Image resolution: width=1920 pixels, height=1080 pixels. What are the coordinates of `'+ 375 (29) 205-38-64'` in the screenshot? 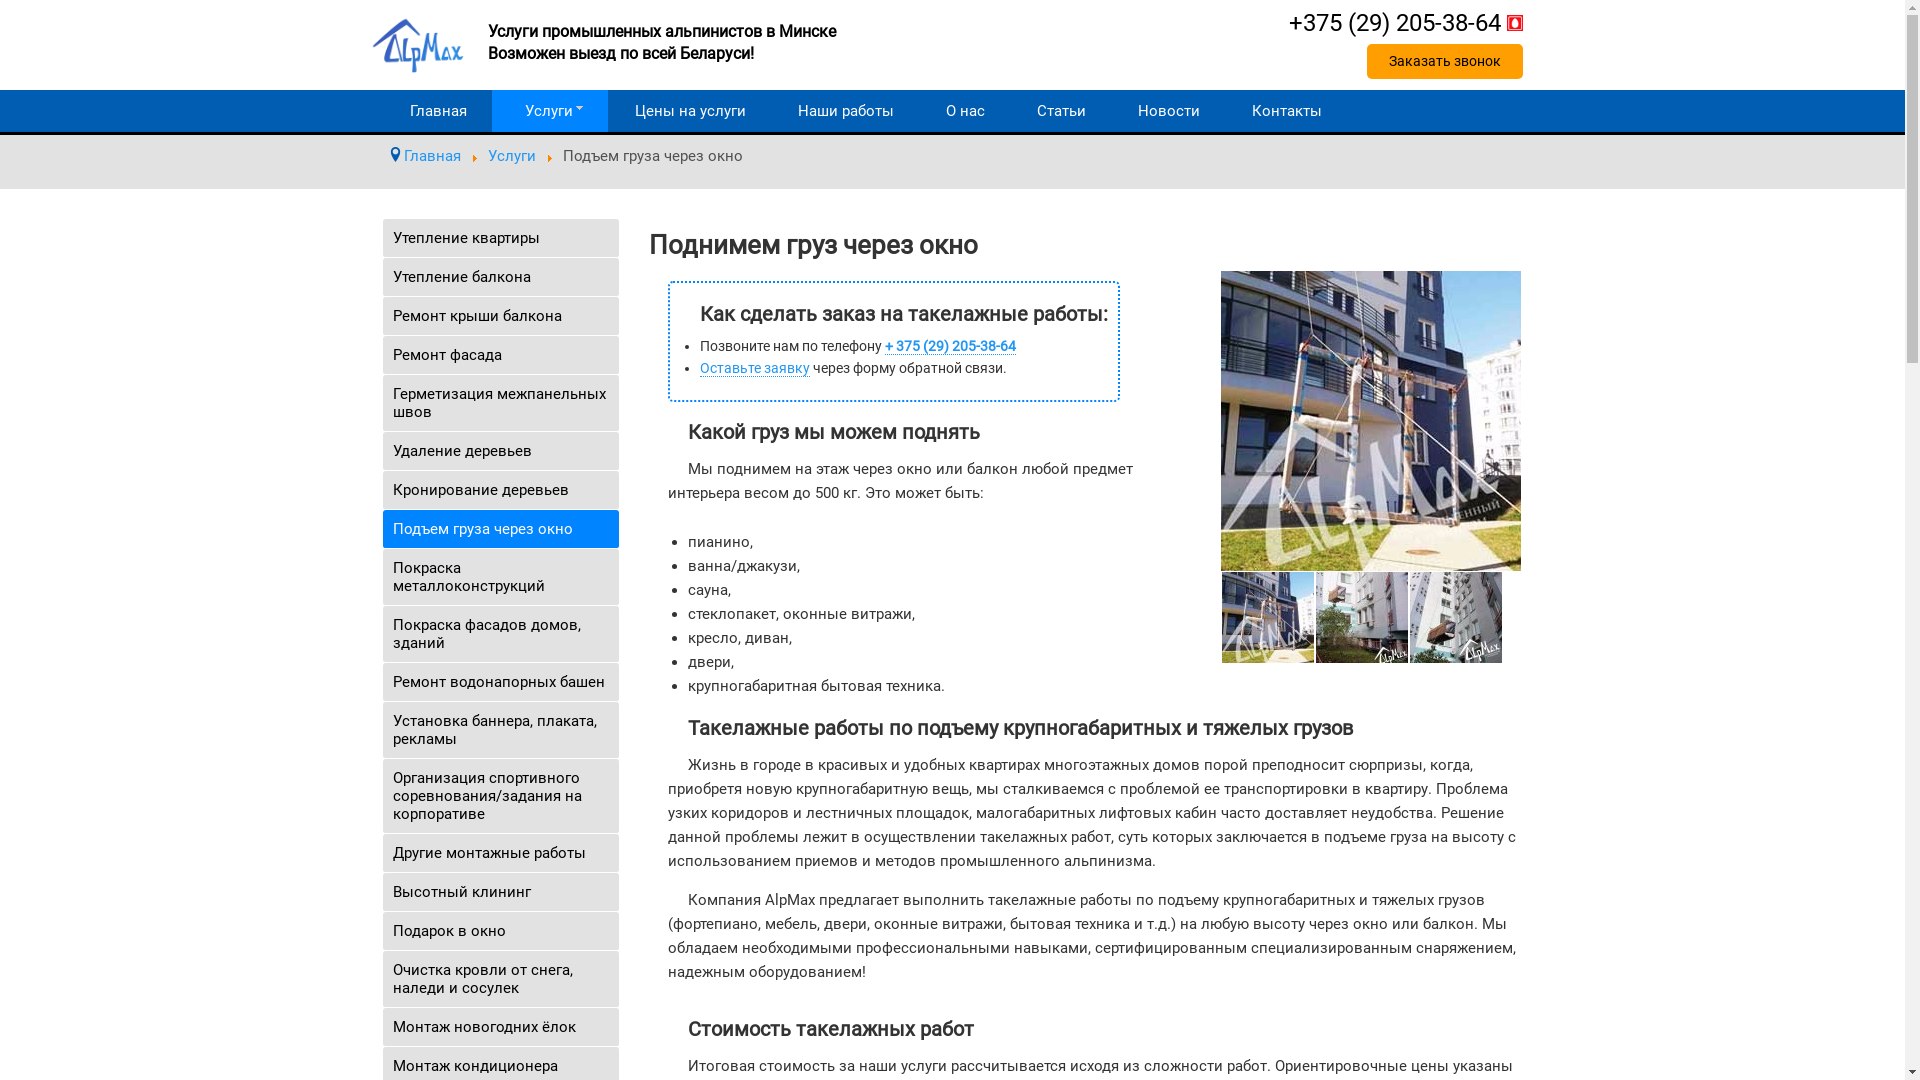 It's located at (948, 345).